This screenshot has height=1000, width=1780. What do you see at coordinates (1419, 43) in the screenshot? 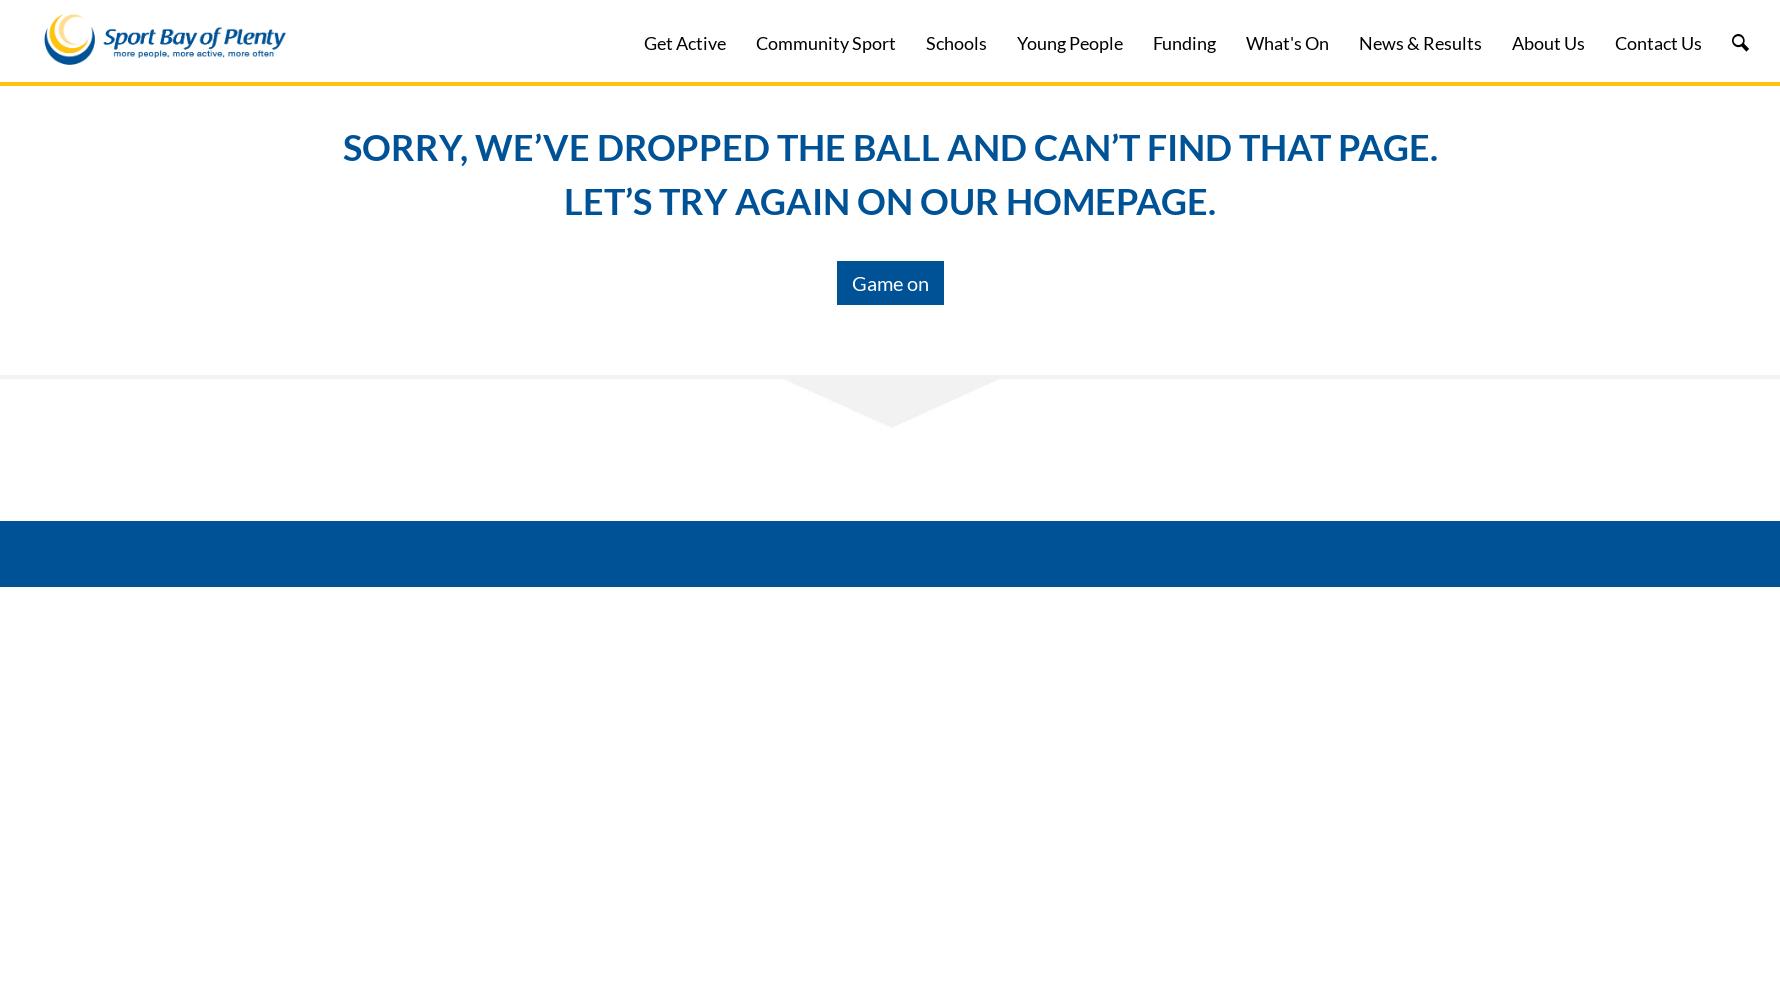
I see `'News & Results'` at bounding box center [1419, 43].